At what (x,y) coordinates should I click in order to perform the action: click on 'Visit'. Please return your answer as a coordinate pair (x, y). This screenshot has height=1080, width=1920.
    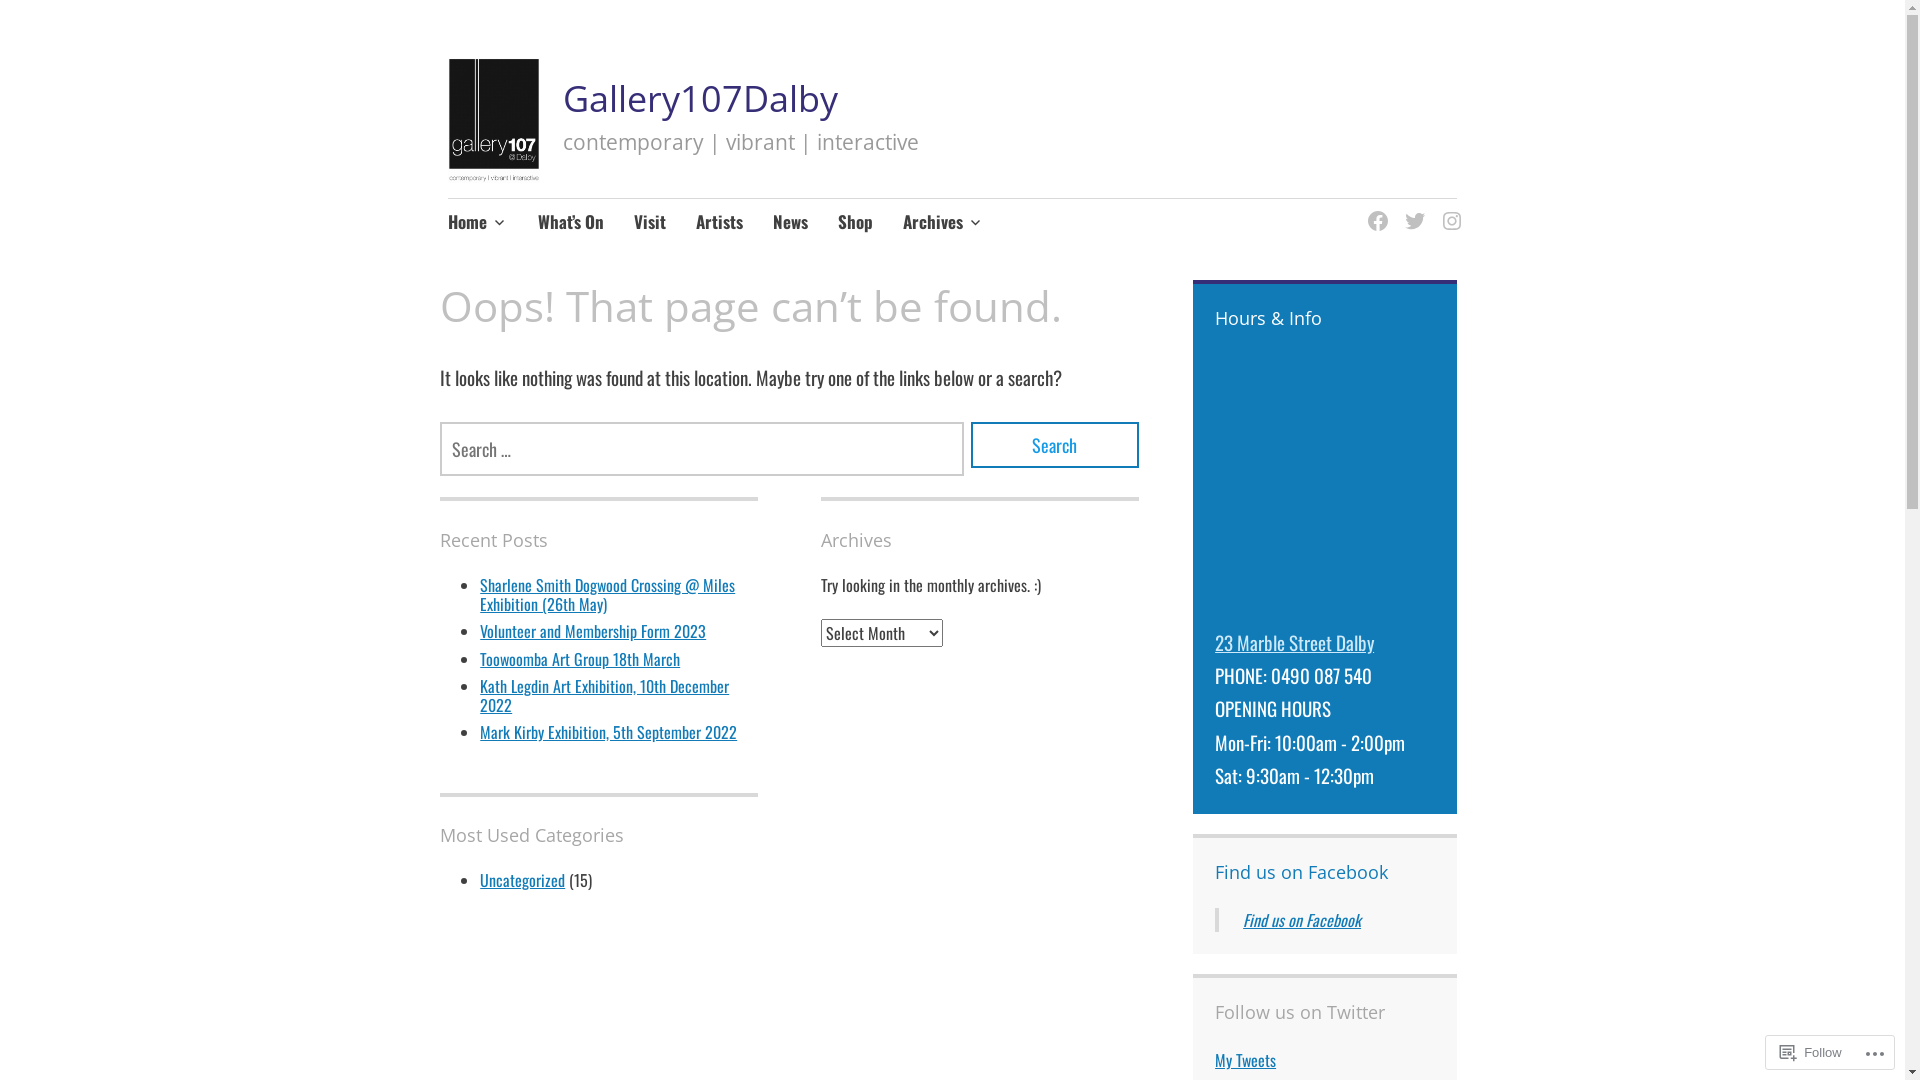
    Looking at the image, I should click on (649, 223).